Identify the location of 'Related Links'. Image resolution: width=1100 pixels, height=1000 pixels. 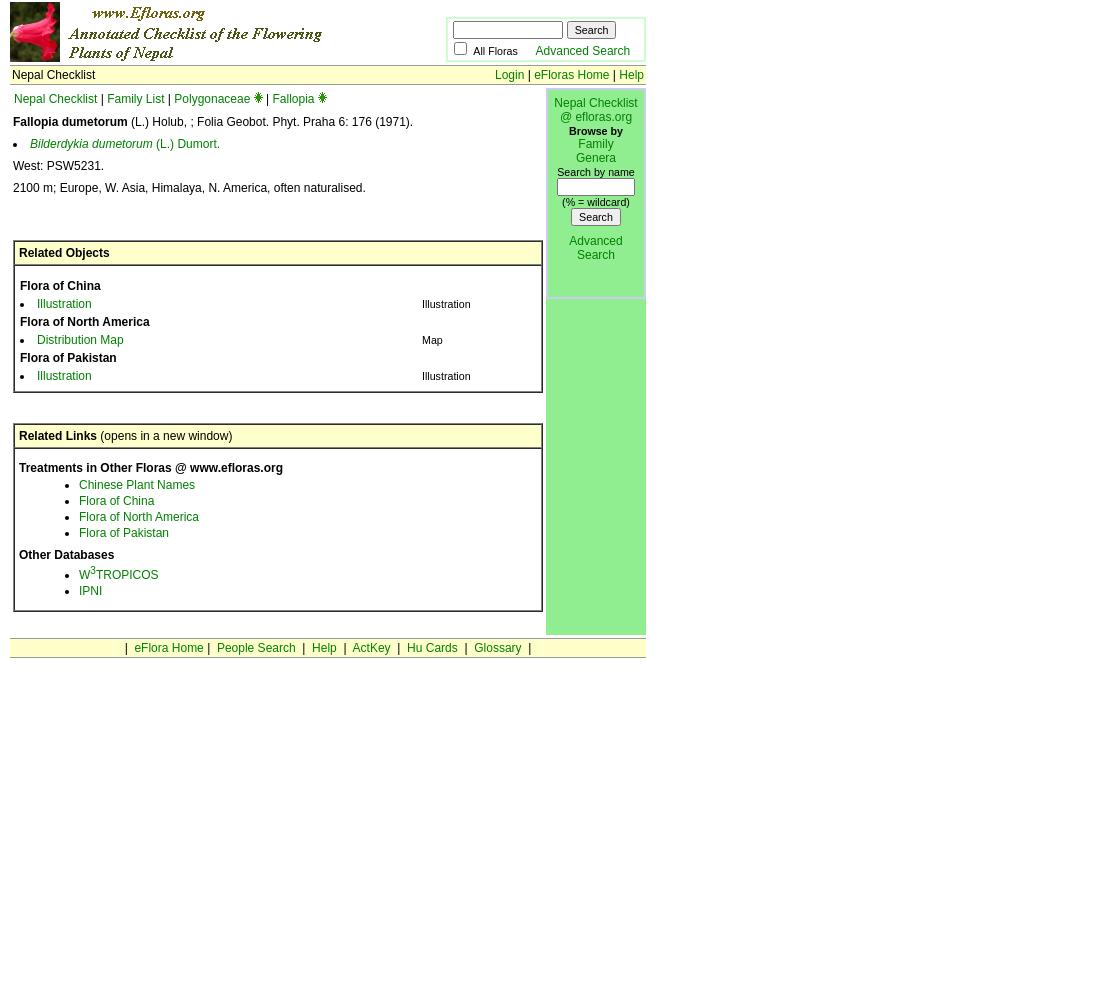
(56, 436).